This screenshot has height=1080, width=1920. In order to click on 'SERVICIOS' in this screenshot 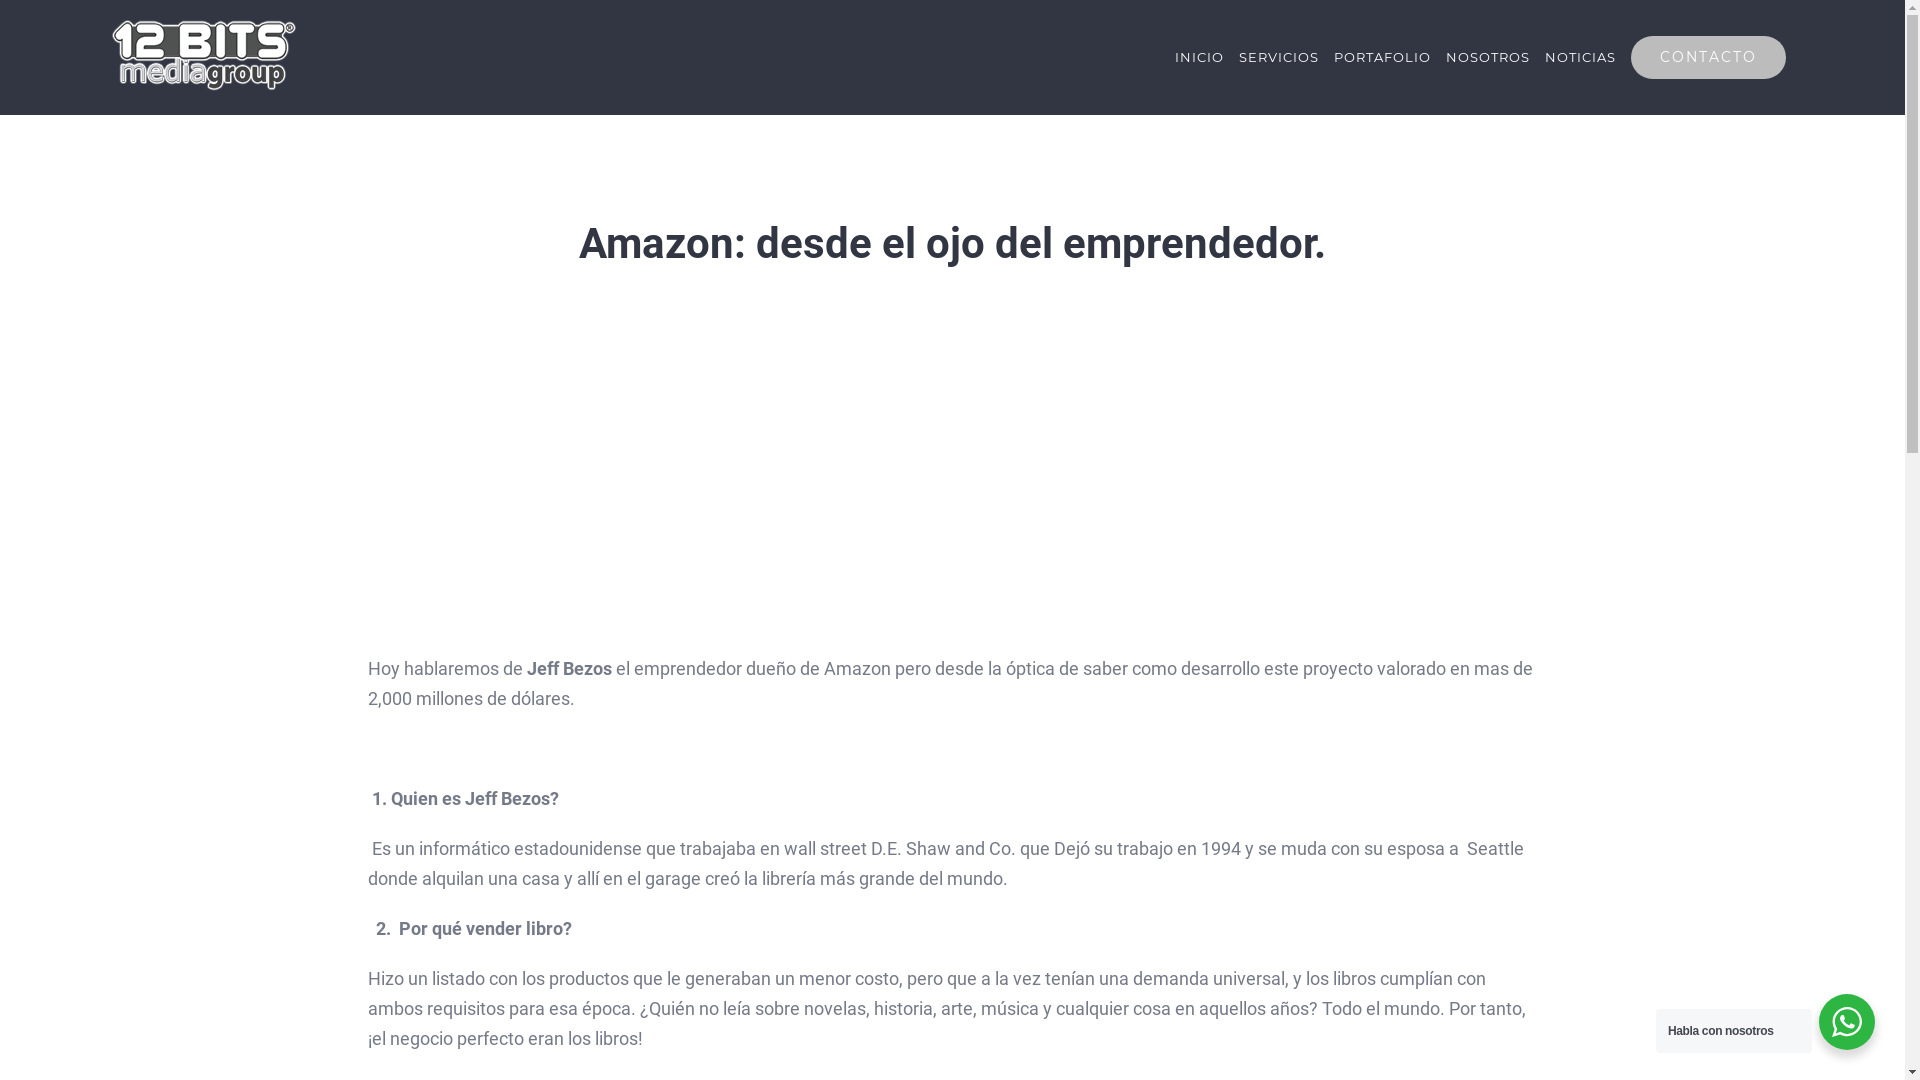, I will do `click(1277, 56)`.